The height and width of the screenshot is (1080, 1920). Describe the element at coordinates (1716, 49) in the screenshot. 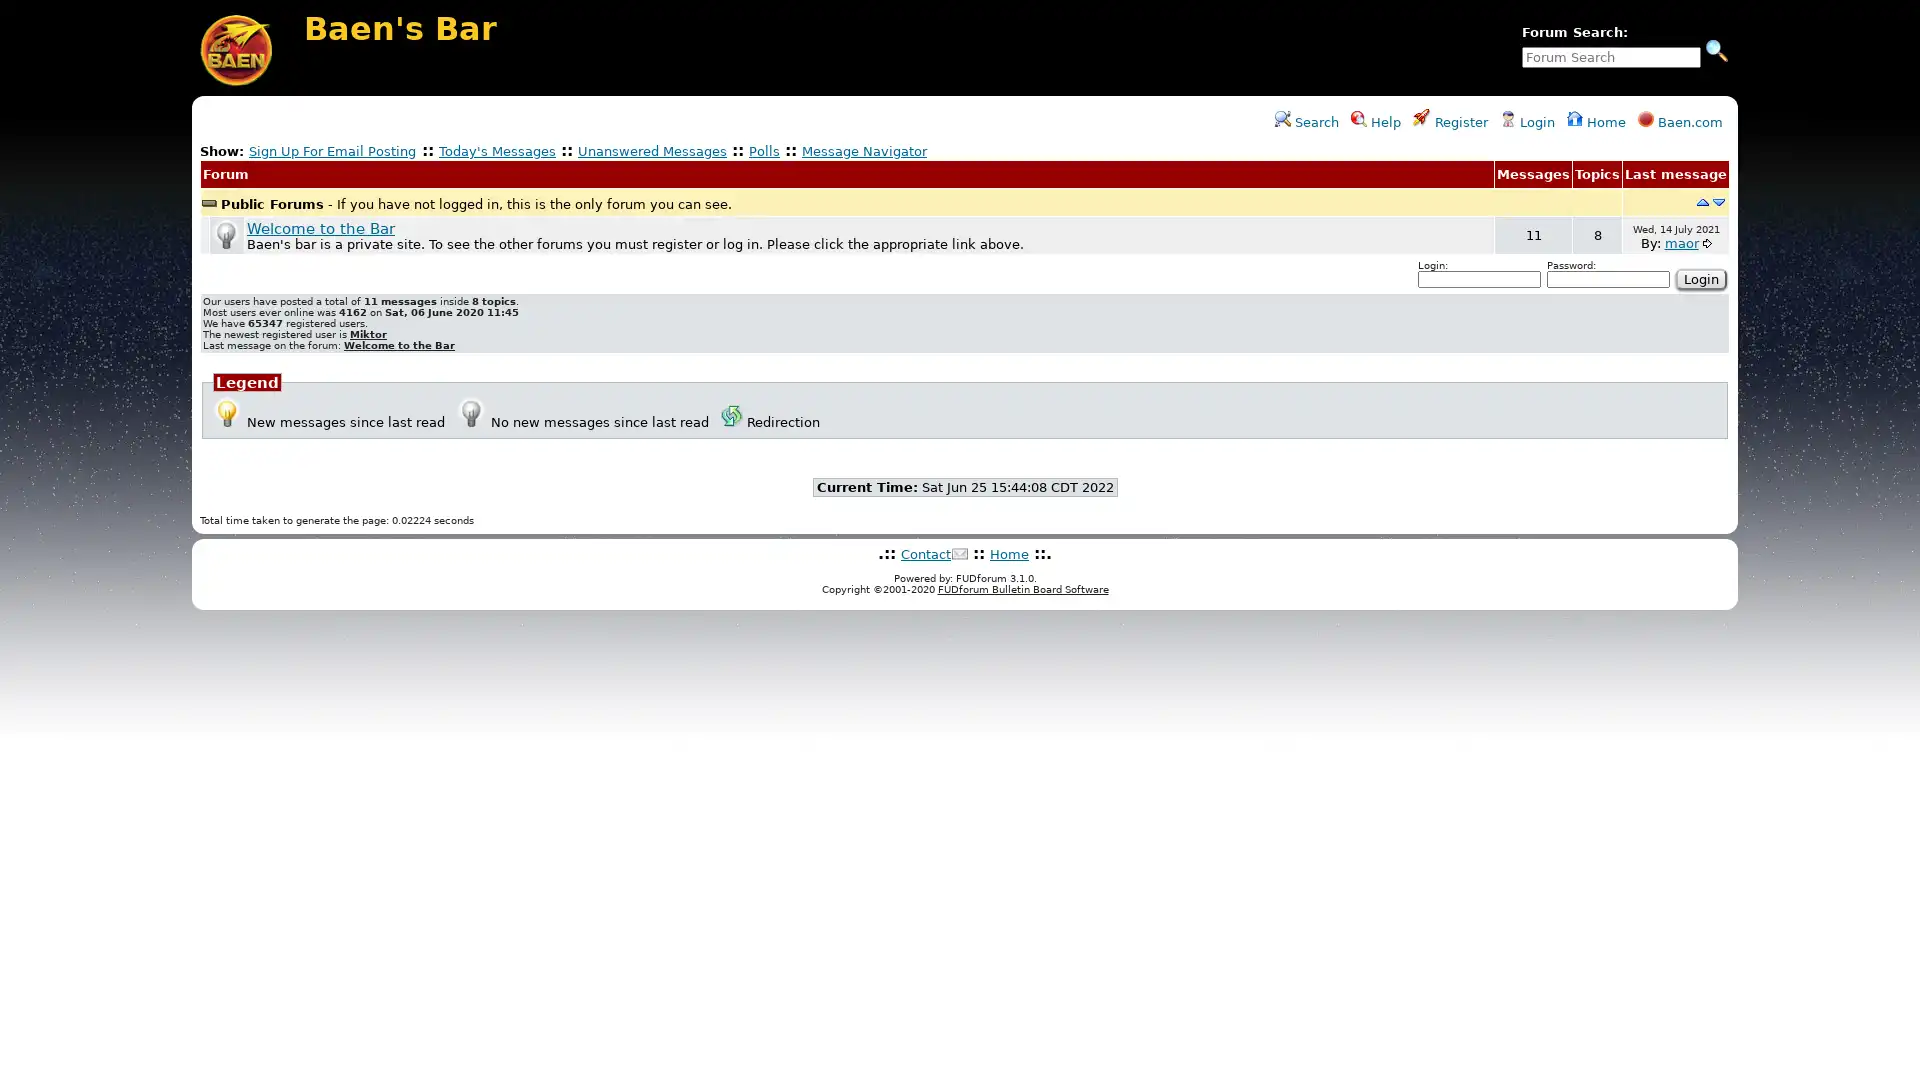

I see `Search` at that location.